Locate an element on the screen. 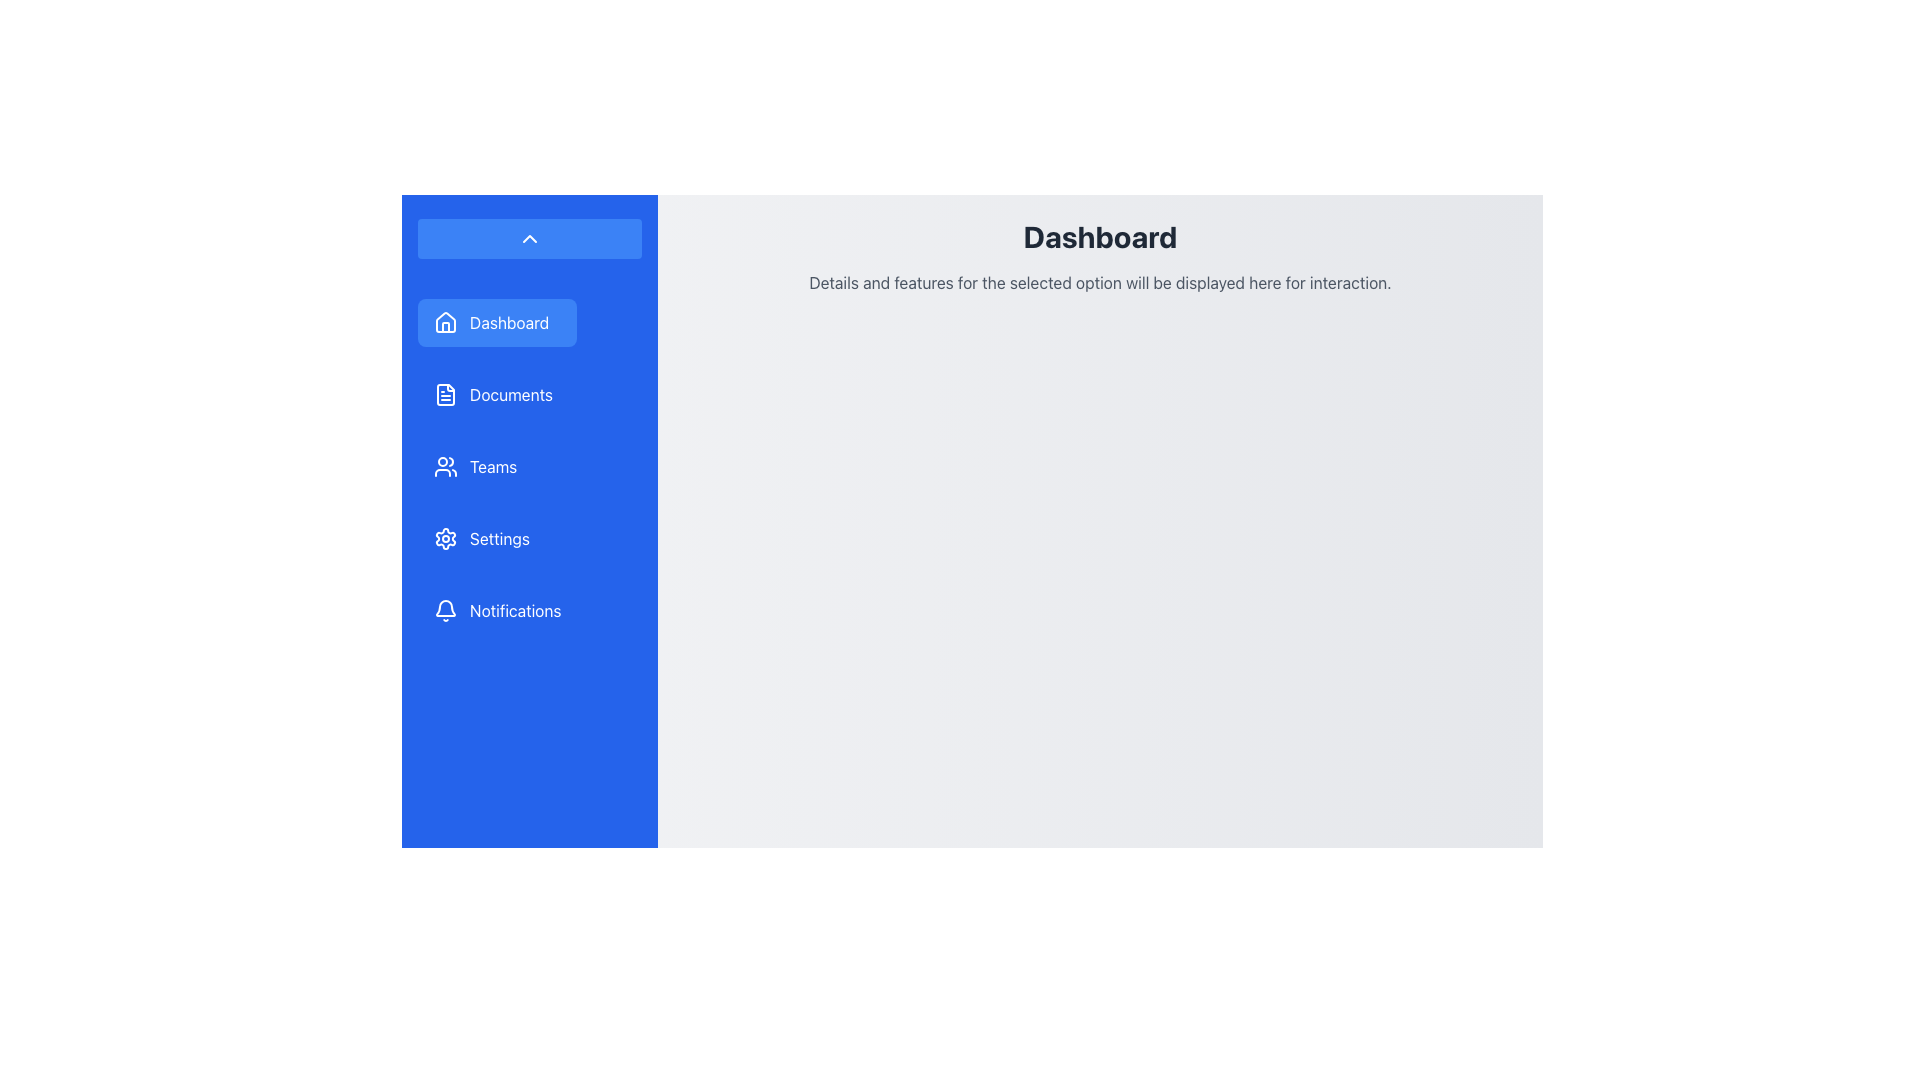 This screenshot has height=1080, width=1920. the house-shaped icon outlined in white, located to the left of the 'Dashboard' text within the blue sidebar menu is located at coordinates (445, 322).